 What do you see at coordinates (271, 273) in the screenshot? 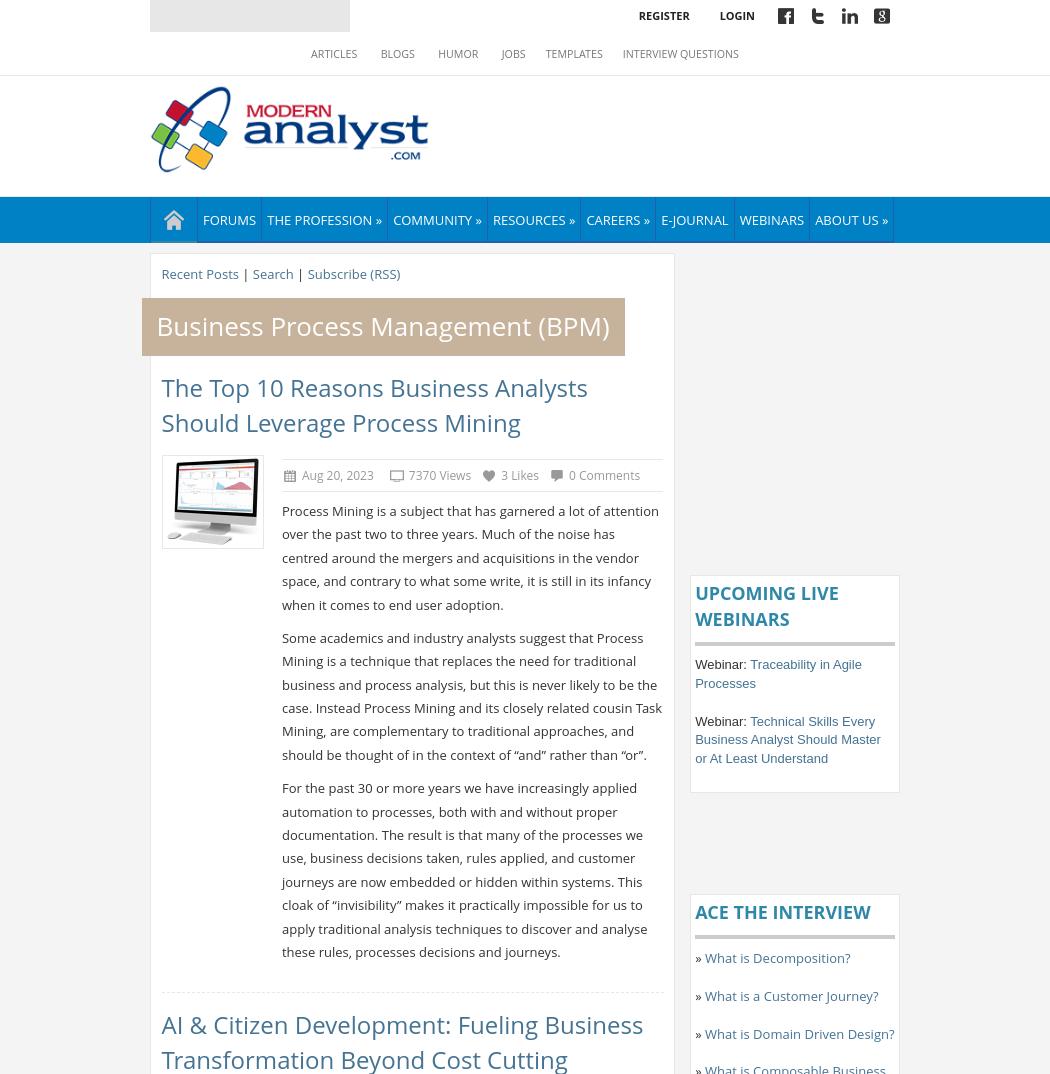
I see `'Search'` at bounding box center [271, 273].